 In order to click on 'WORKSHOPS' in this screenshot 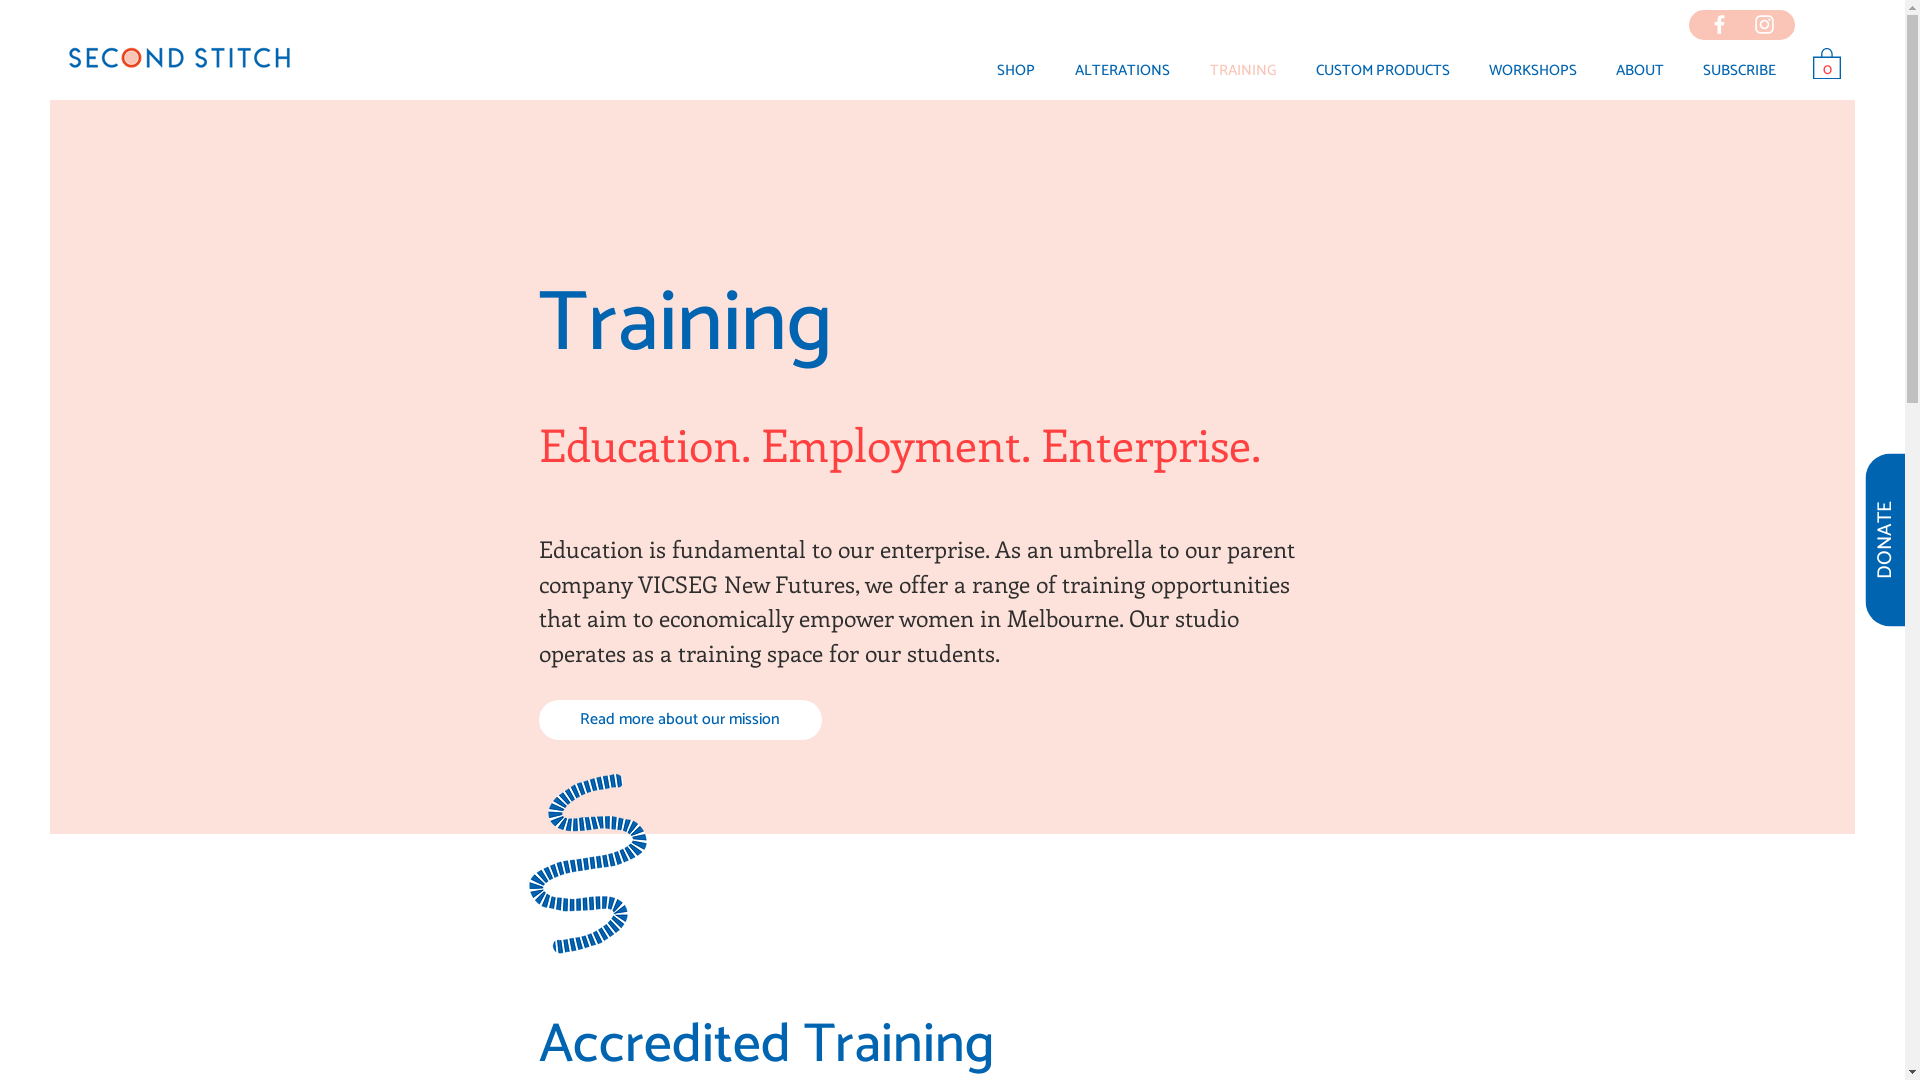, I will do `click(1531, 69)`.